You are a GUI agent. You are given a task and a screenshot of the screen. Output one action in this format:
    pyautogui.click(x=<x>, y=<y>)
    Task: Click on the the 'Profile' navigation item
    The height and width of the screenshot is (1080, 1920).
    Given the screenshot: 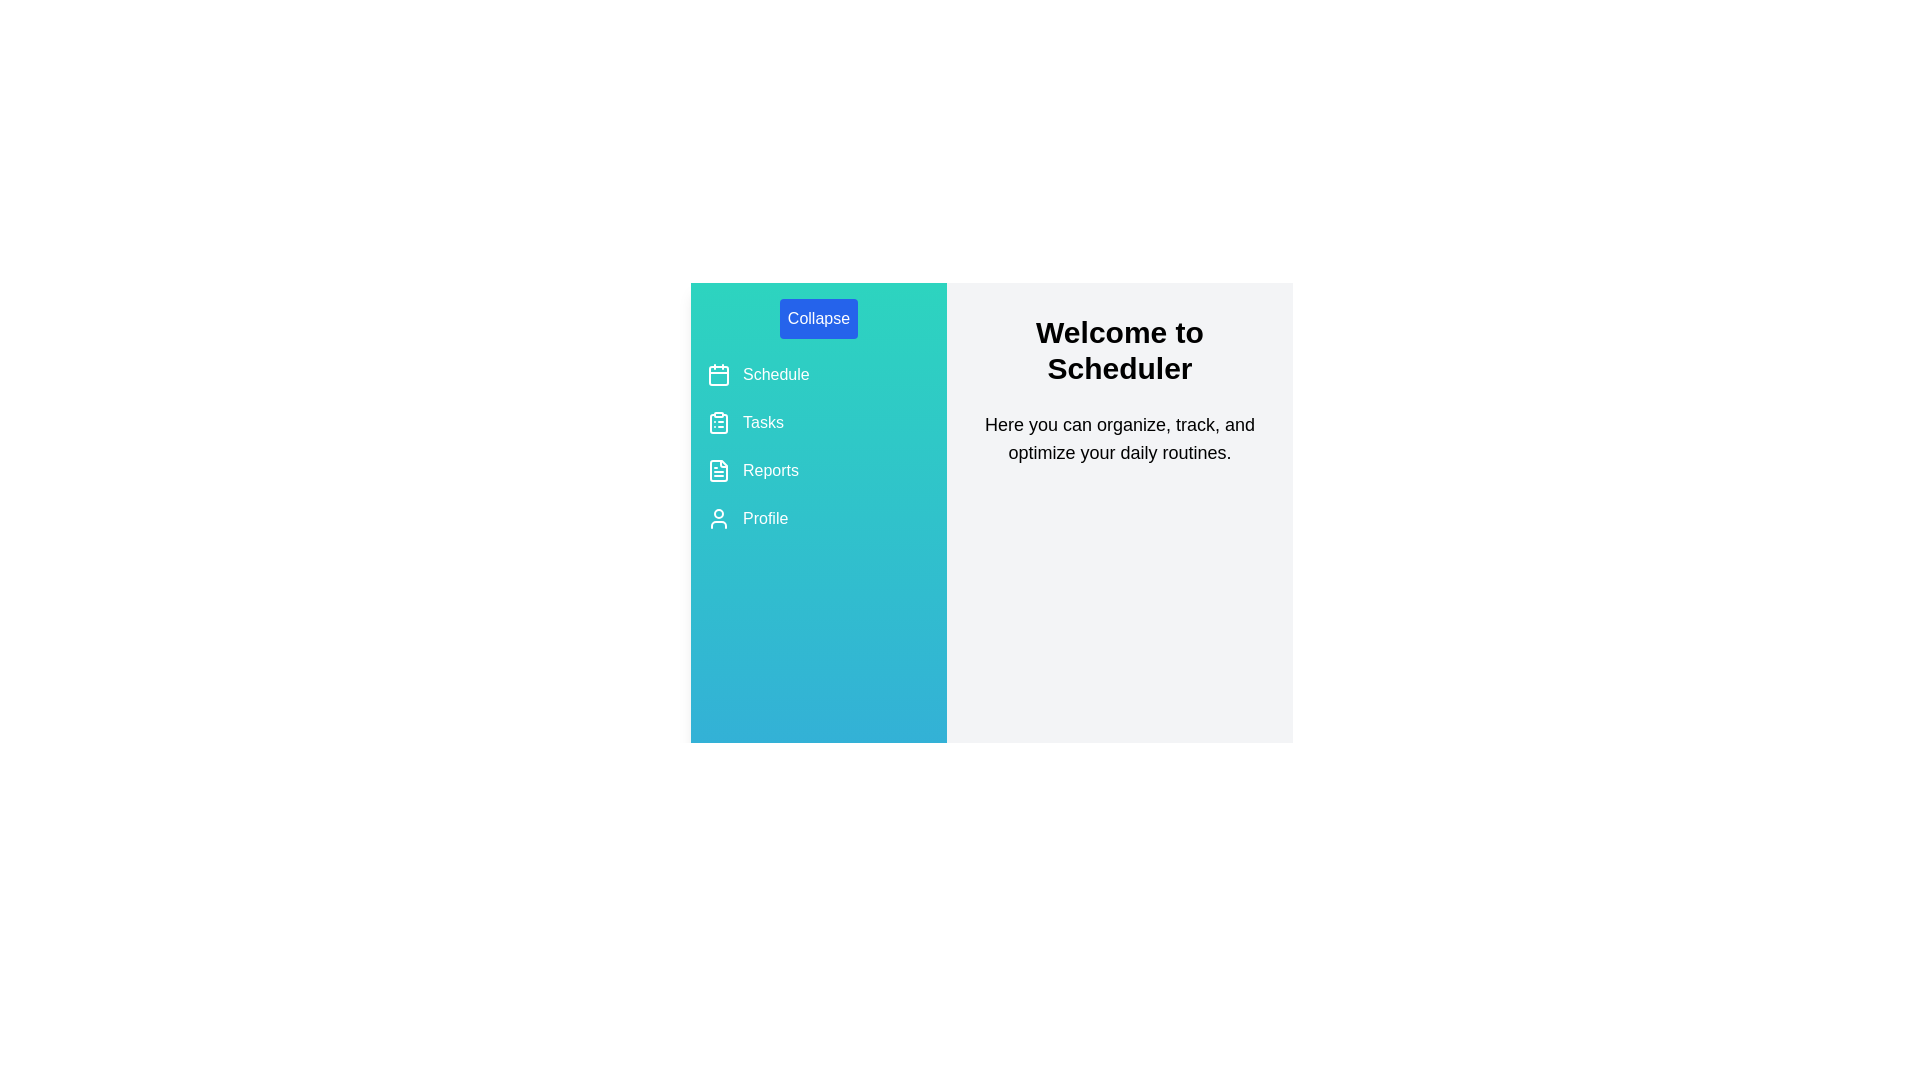 What is the action you would take?
    pyautogui.click(x=819, y=518)
    